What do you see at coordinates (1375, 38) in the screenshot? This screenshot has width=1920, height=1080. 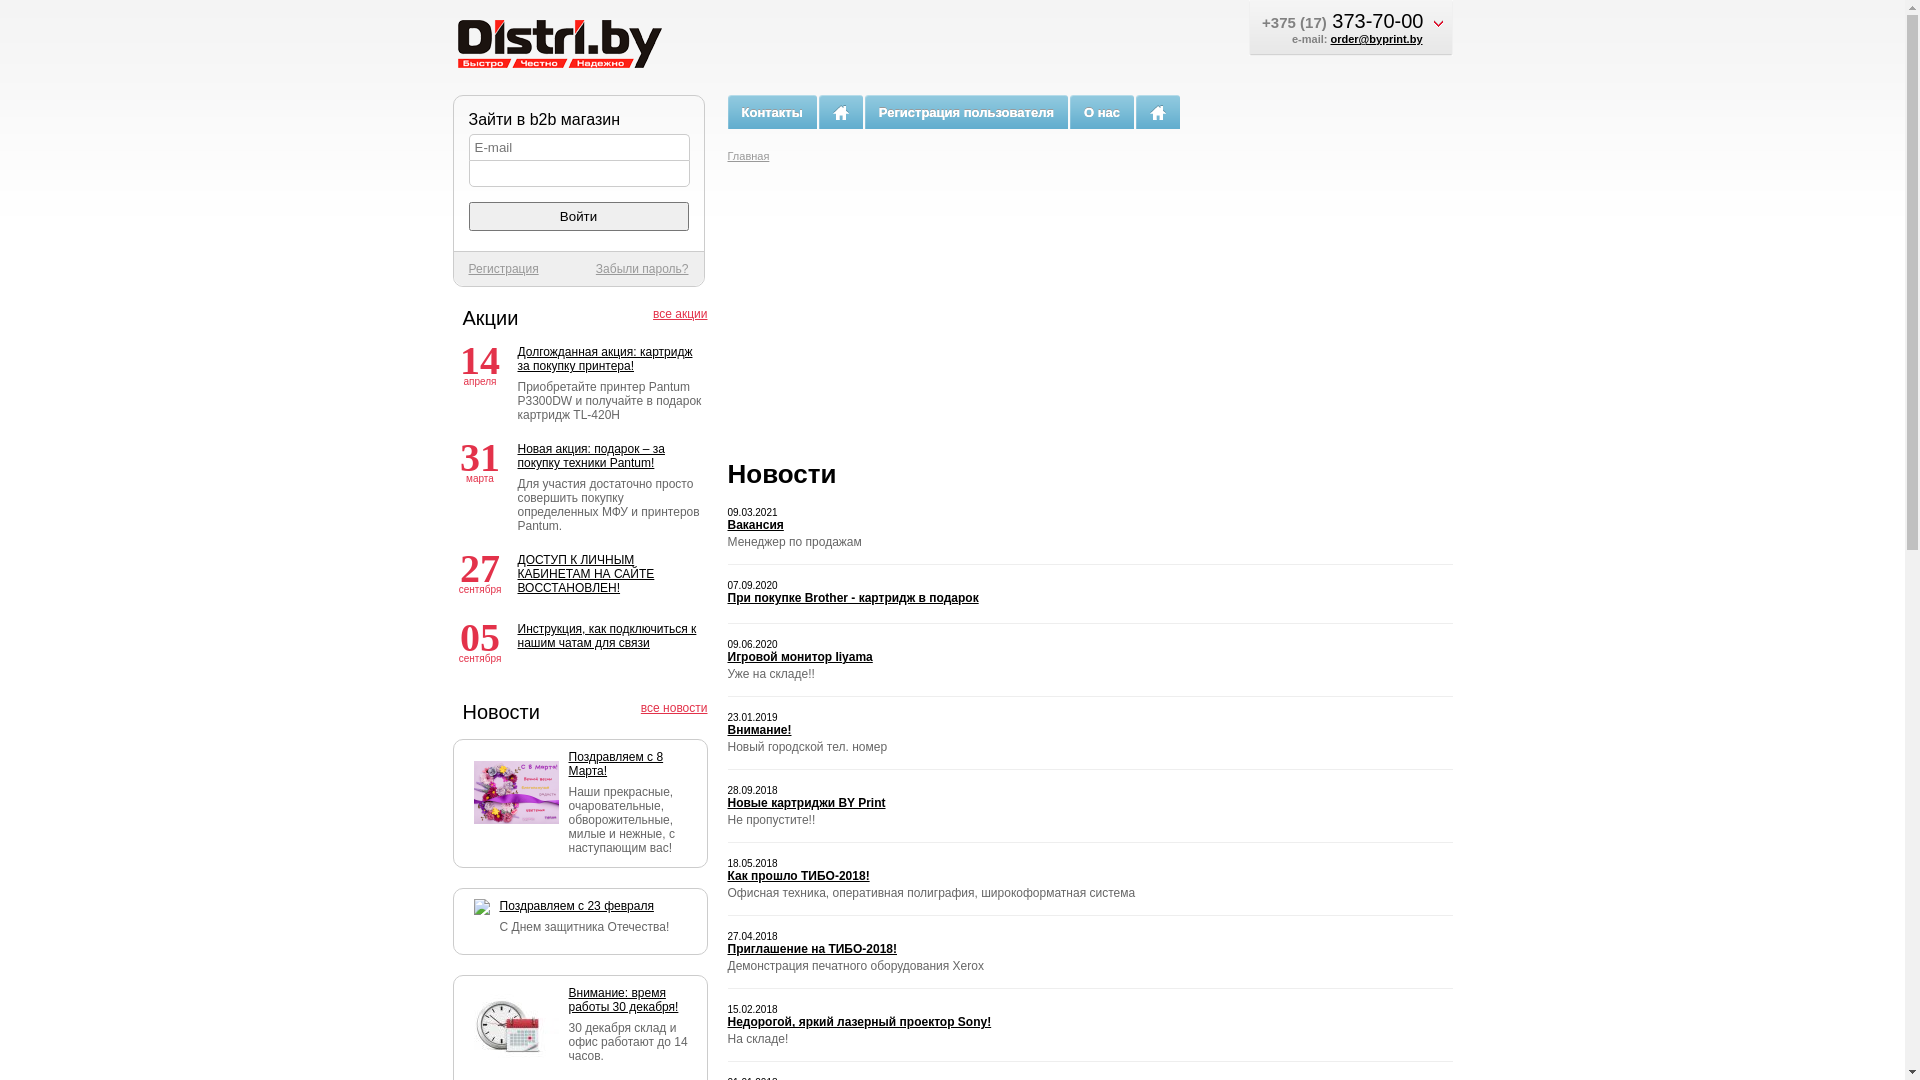 I see `'order@byprint.by'` at bounding box center [1375, 38].